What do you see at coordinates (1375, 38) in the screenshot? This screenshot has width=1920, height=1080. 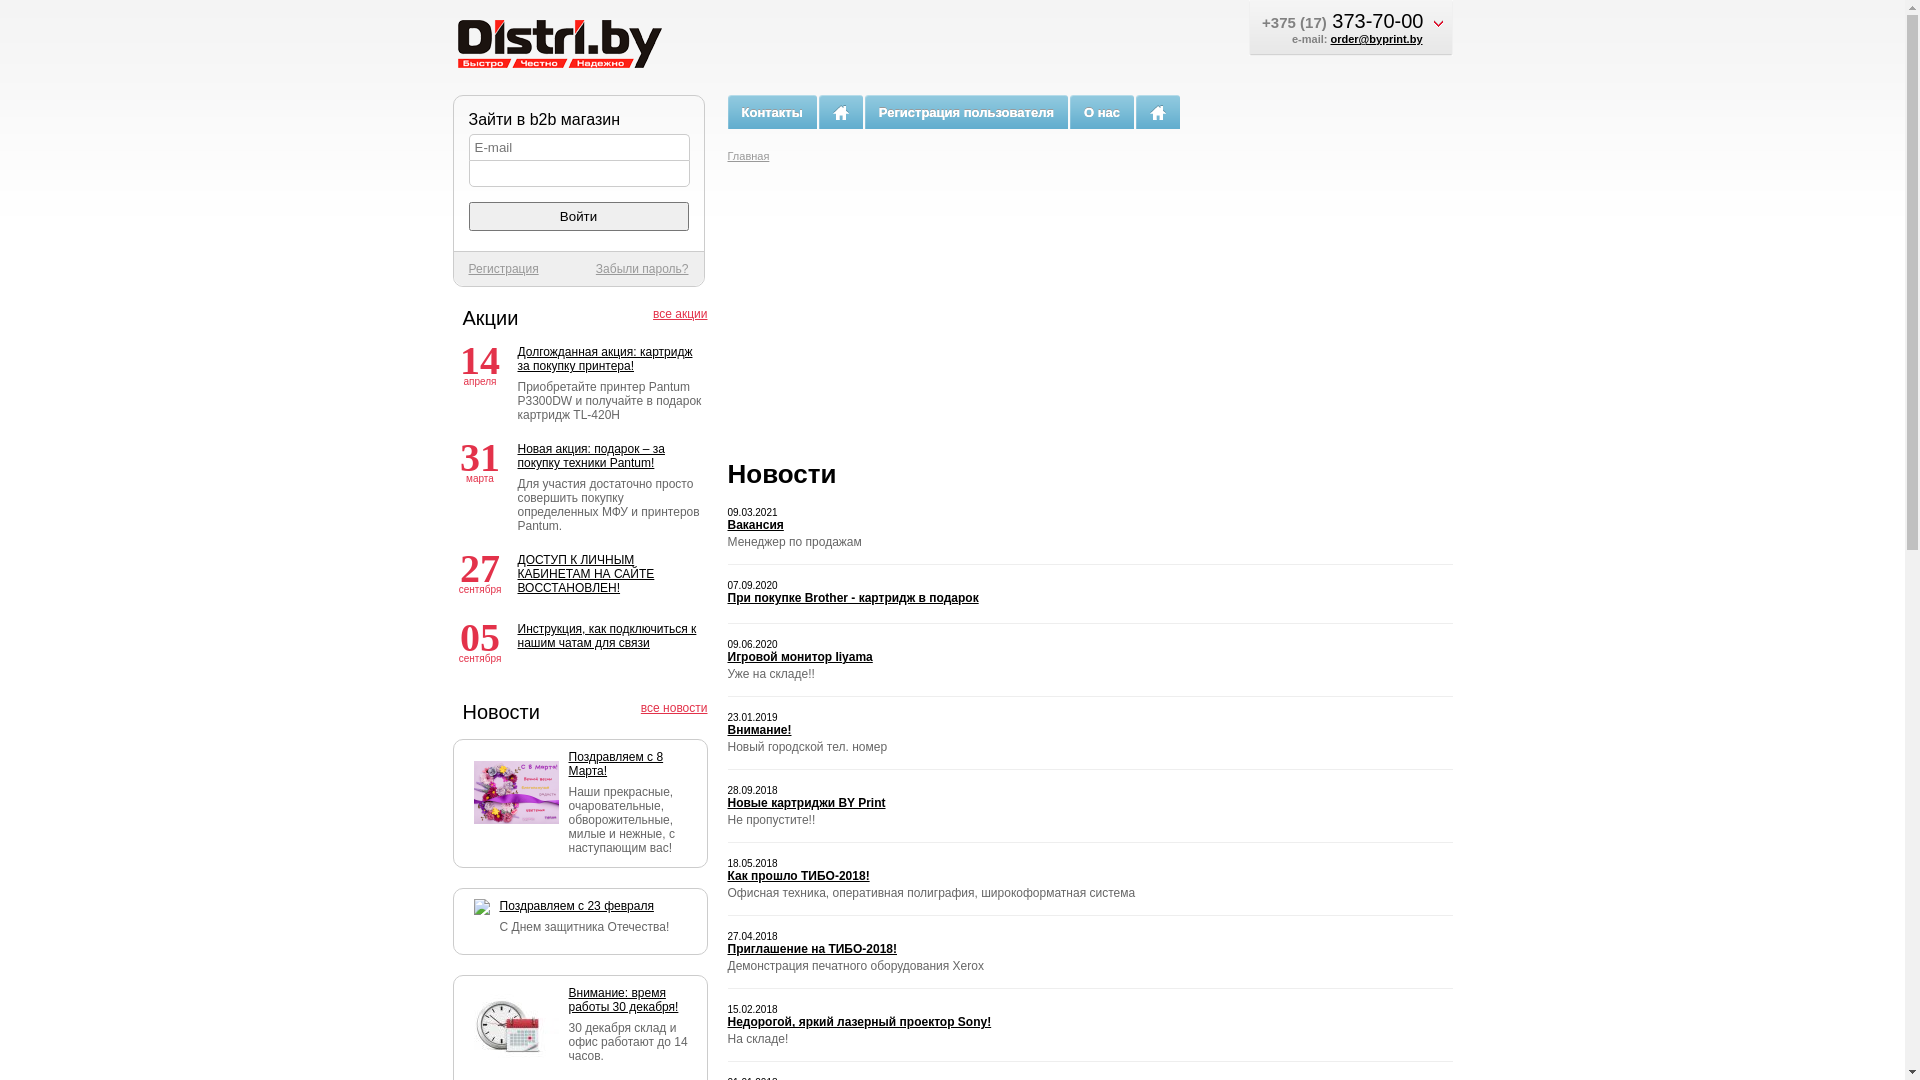 I see `'order@byprint.by'` at bounding box center [1375, 38].